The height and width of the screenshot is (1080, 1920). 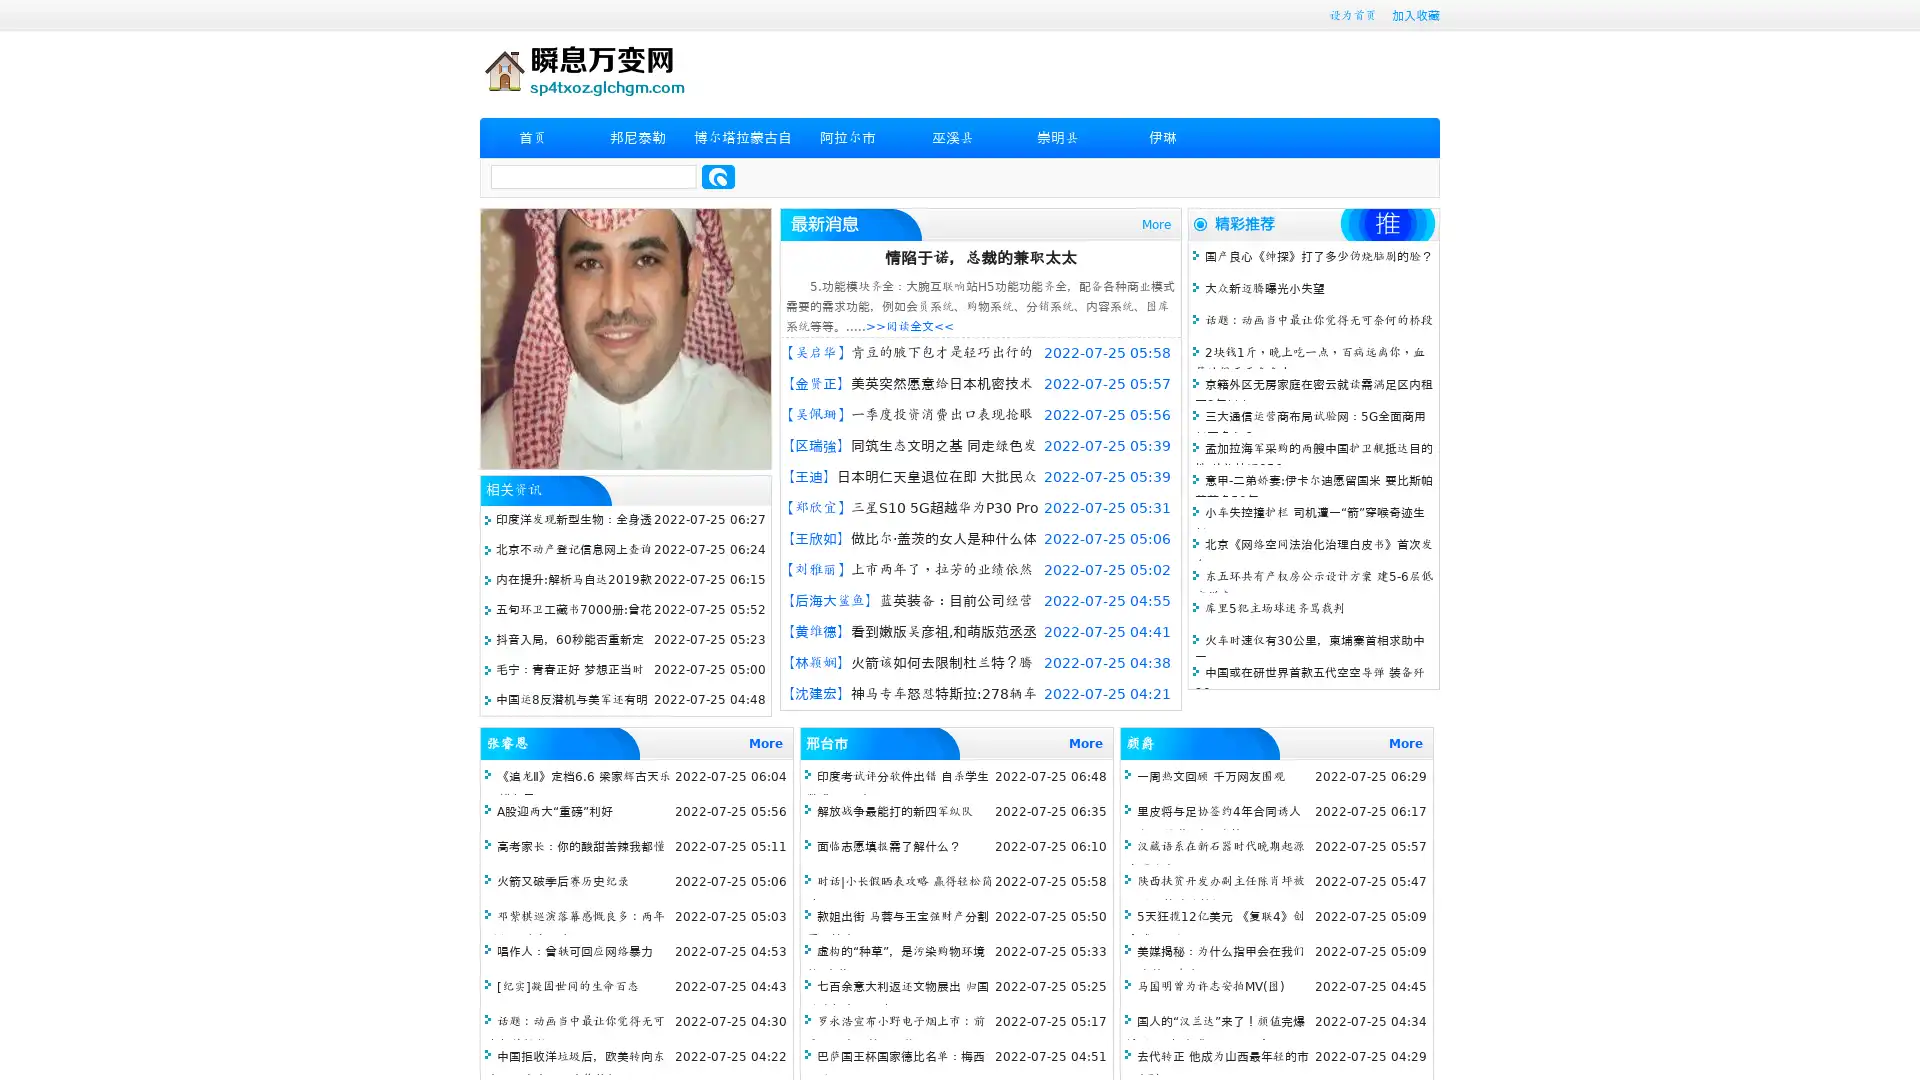 What do you see at coordinates (718, 176) in the screenshot?
I see `Search` at bounding box center [718, 176].